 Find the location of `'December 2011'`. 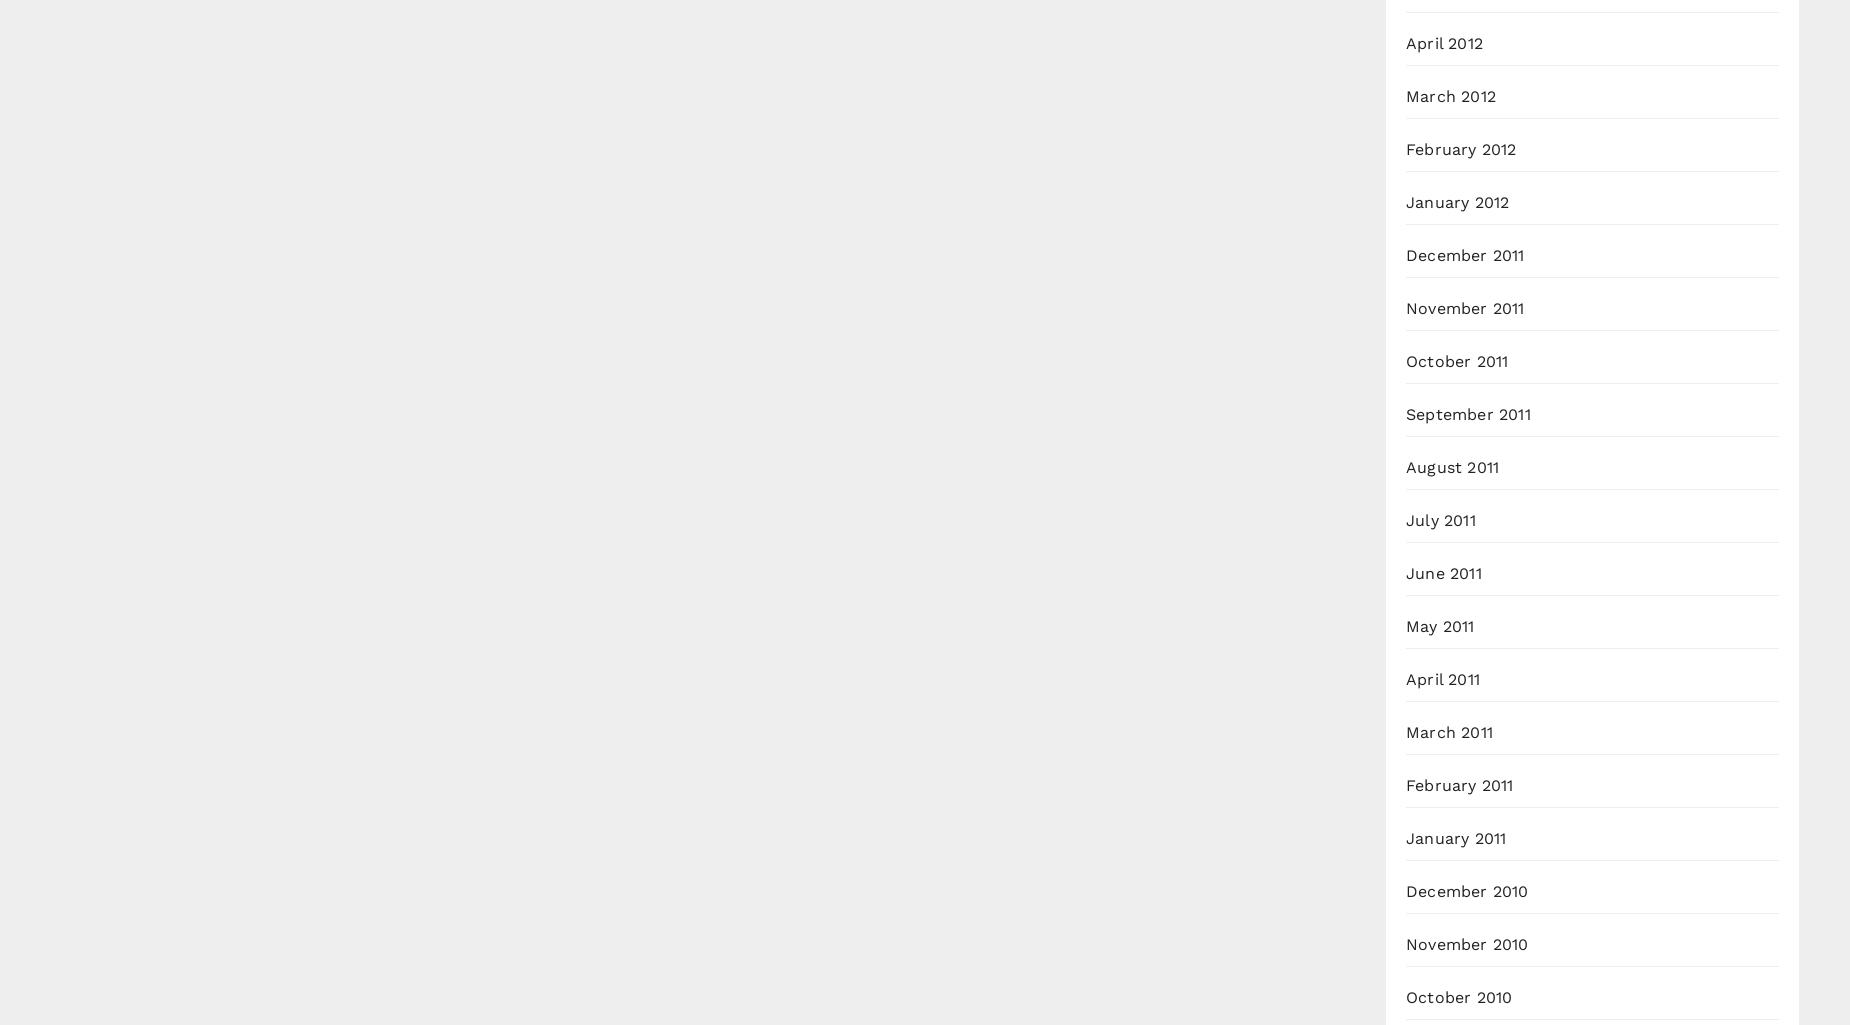

'December 2011' is located at coordinates (1465, 254).